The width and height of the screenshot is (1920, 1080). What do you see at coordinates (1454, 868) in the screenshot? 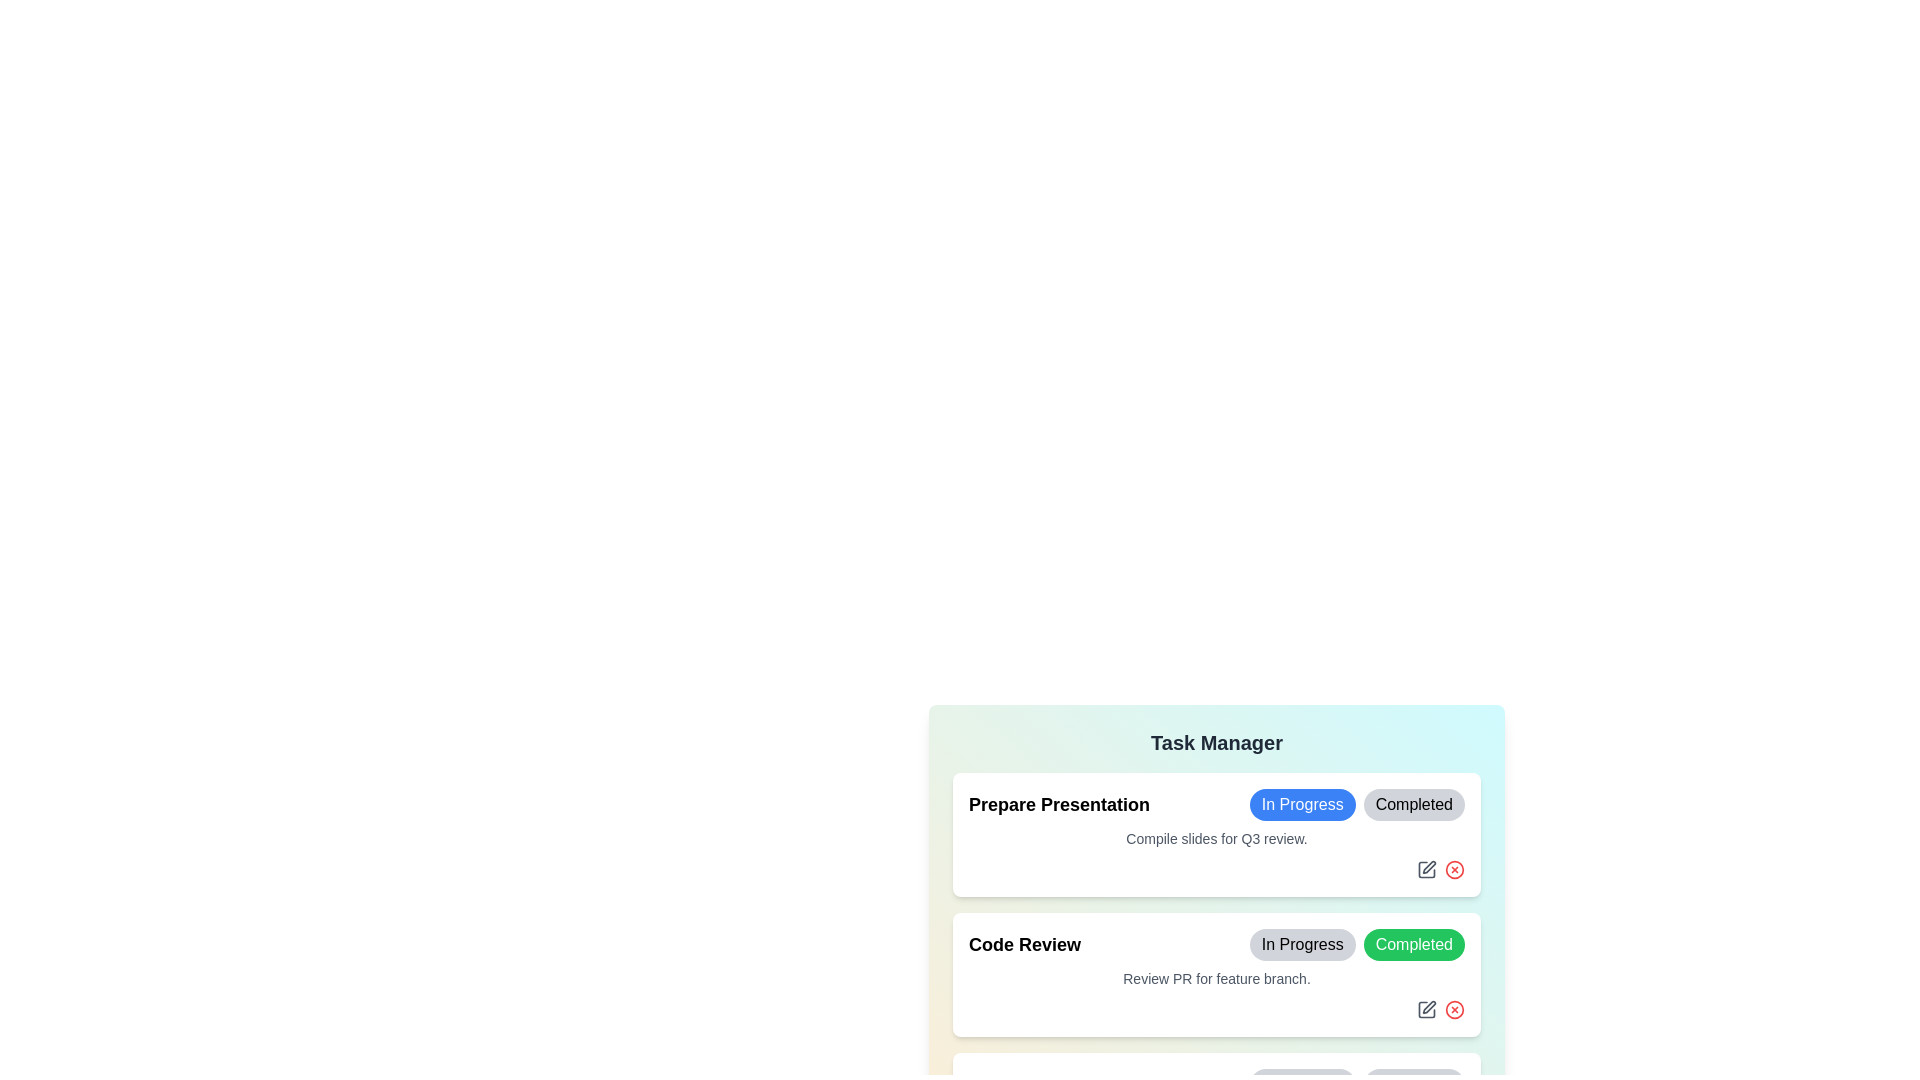
I see `the delete icon for the task titled 'Prepare Presentation'` at bounding box center [1454, 868].